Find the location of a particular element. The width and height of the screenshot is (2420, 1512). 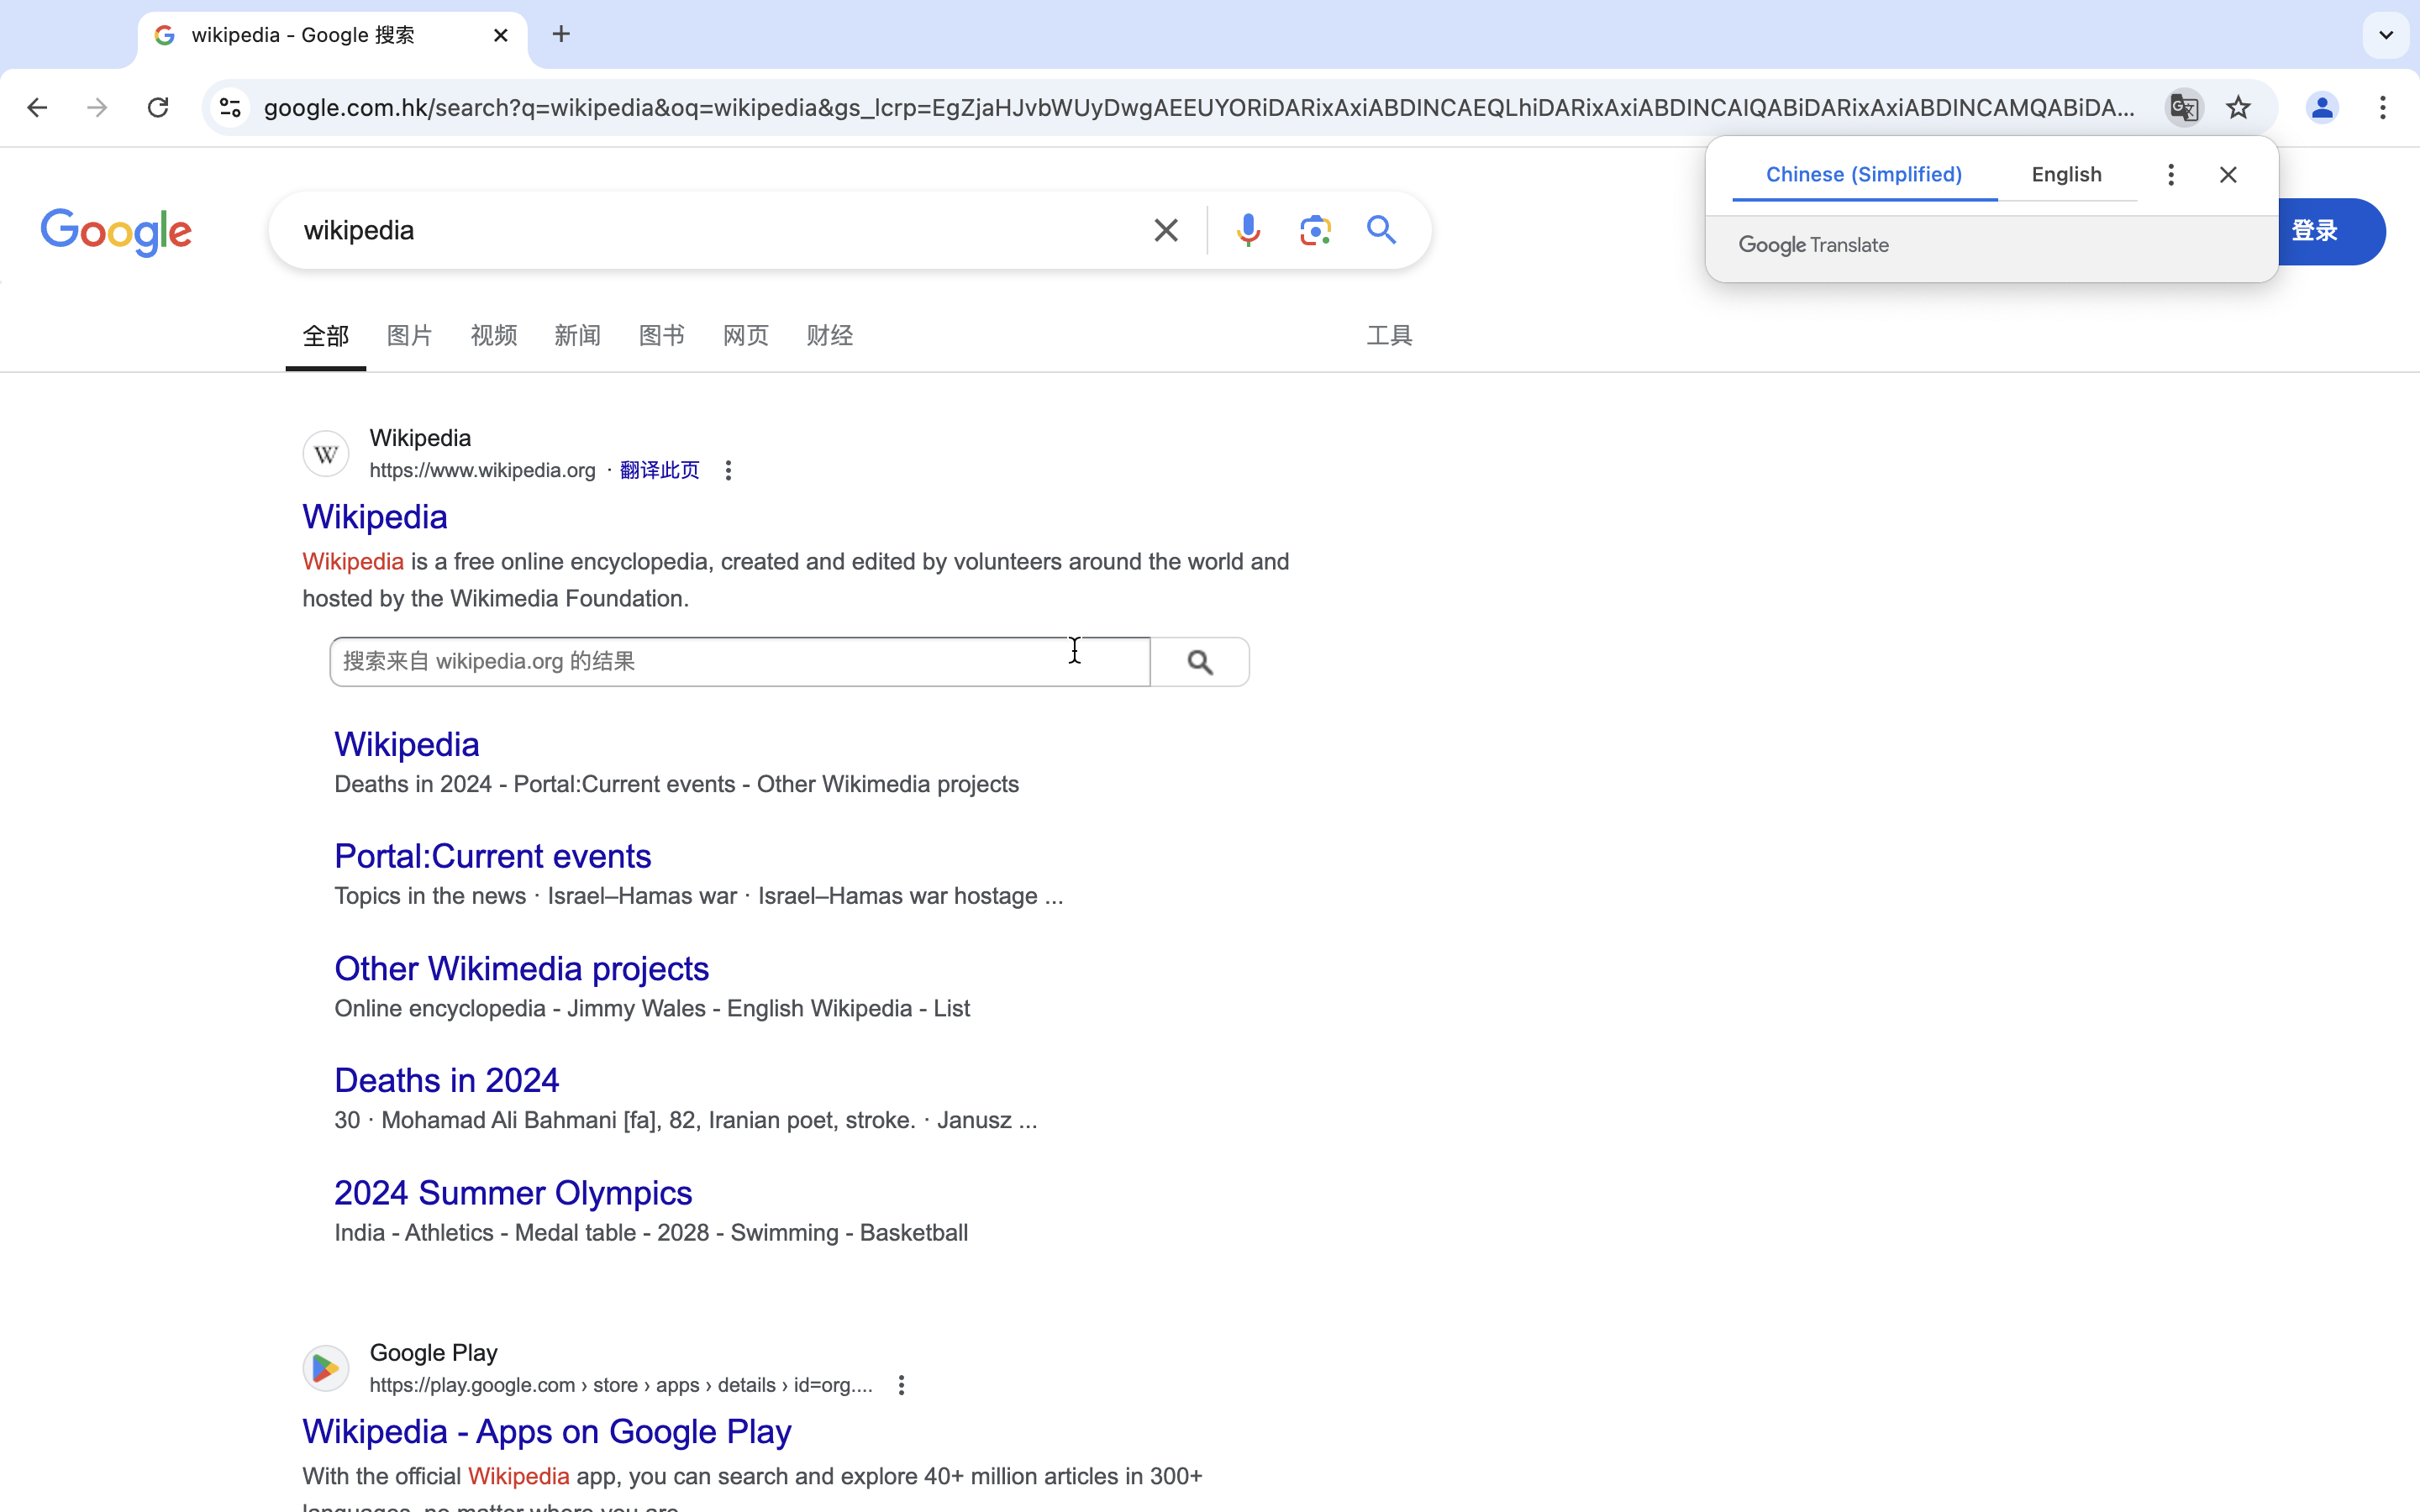

'登录' is located at coordinates (2315, 229).